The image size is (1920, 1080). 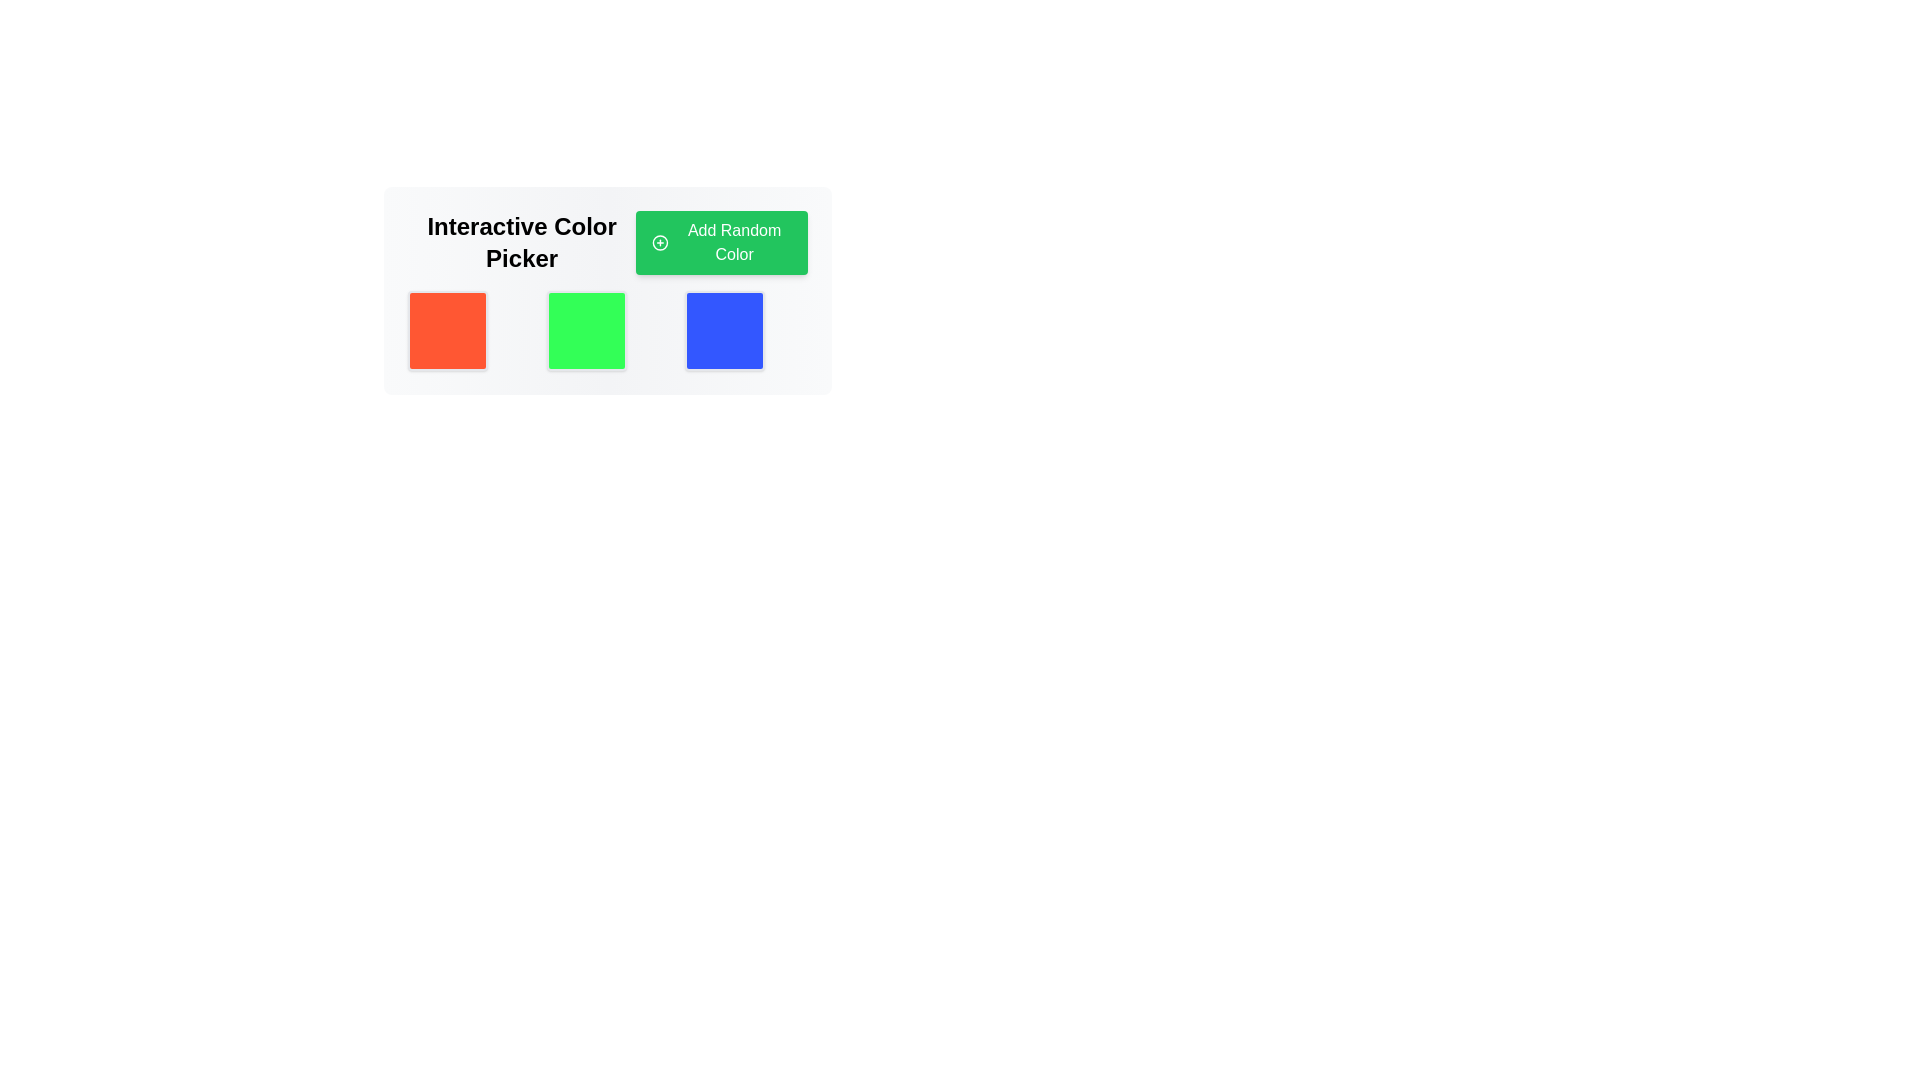 I want to click on the rightmost color block in the Interactive Color Picker section, so click(x=724, y=330).